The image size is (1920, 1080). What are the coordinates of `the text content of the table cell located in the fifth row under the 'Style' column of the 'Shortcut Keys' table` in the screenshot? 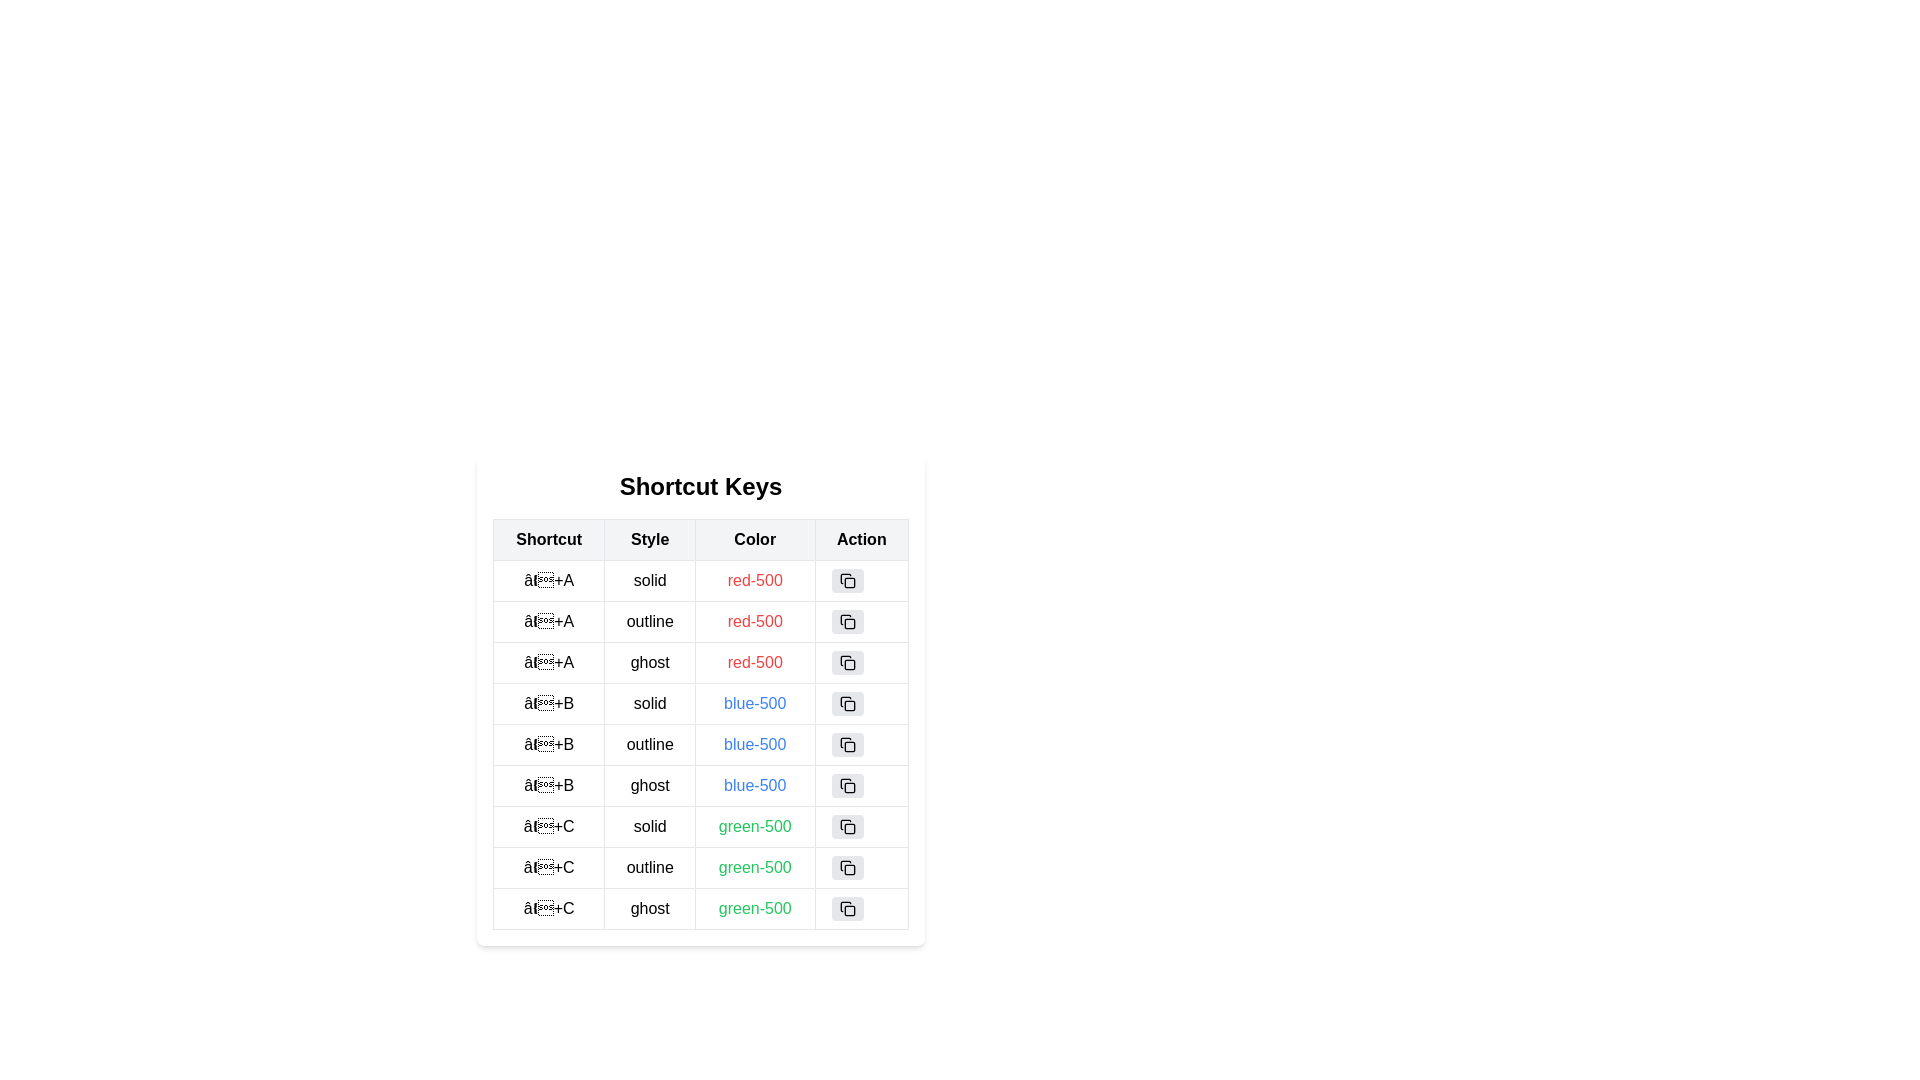 It's located at (700, 724).